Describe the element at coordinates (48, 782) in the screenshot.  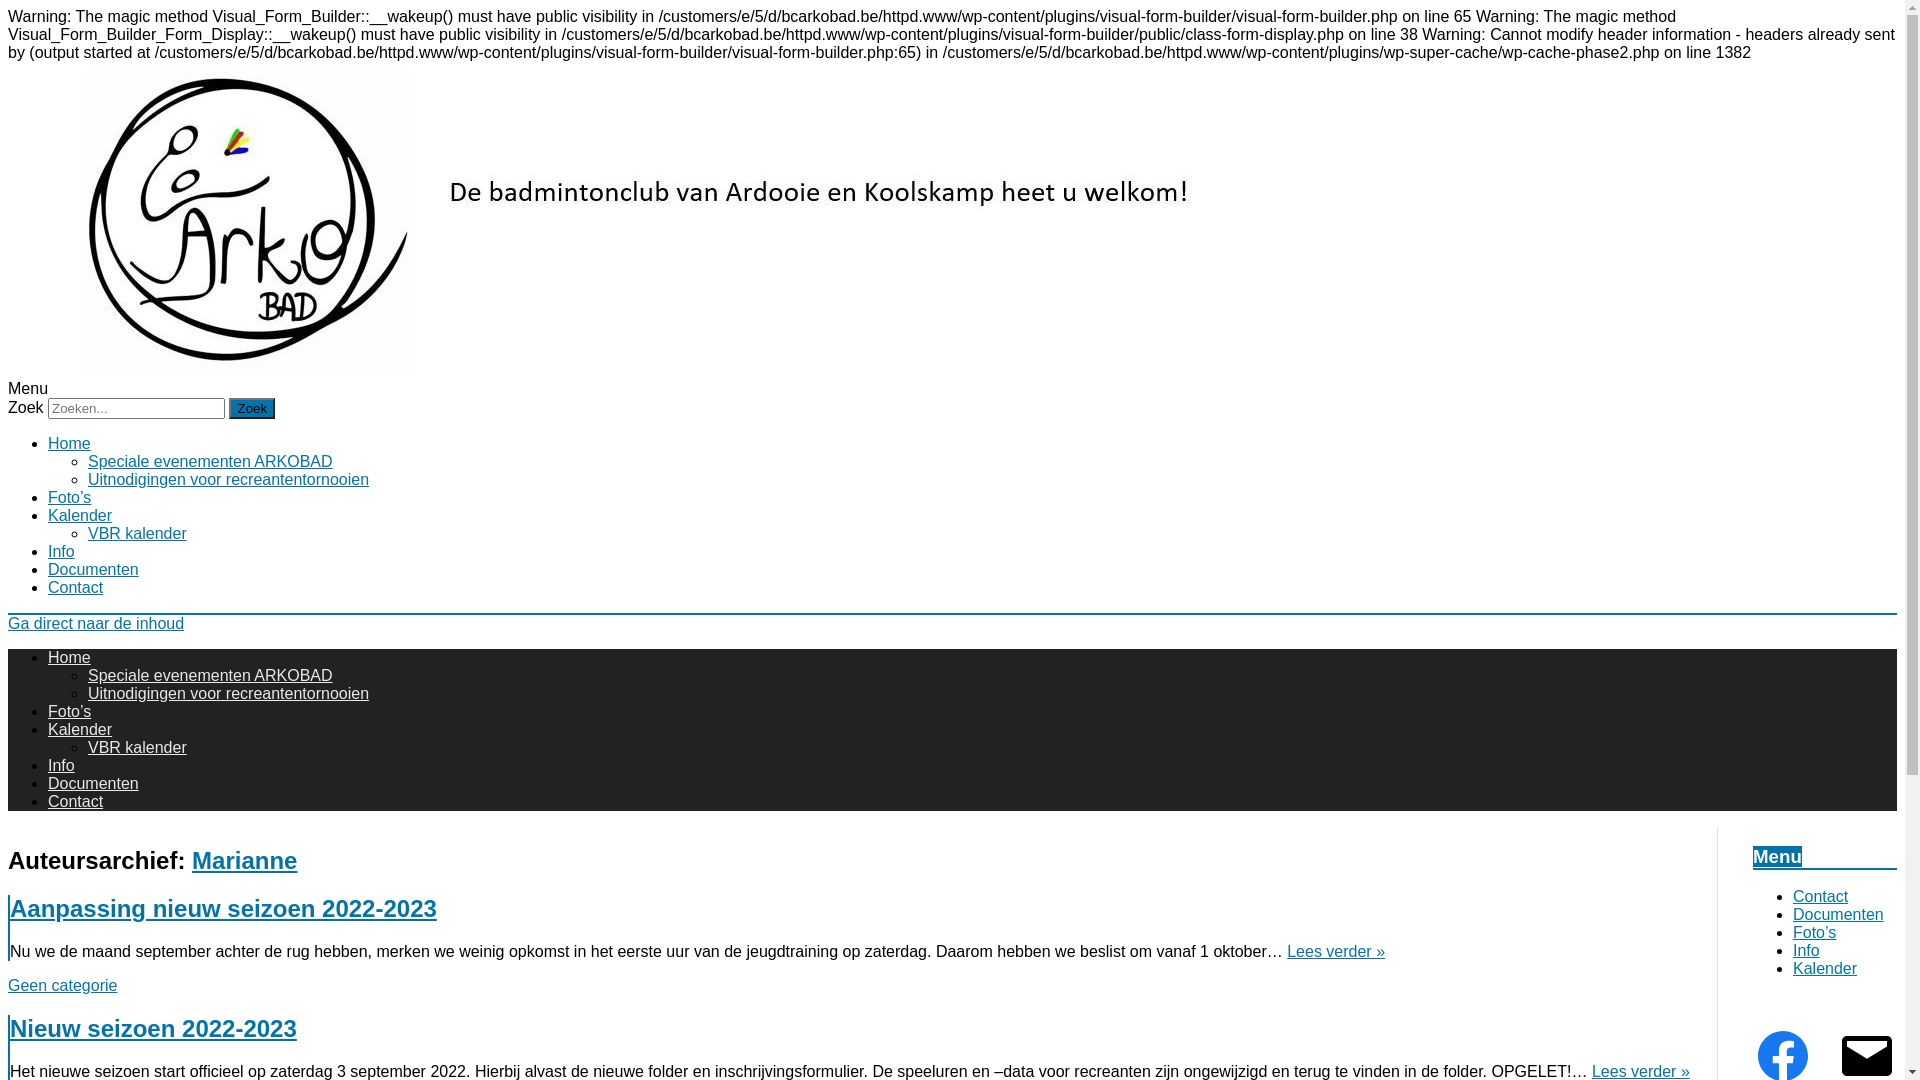
I see `'Documenten'` at that location.